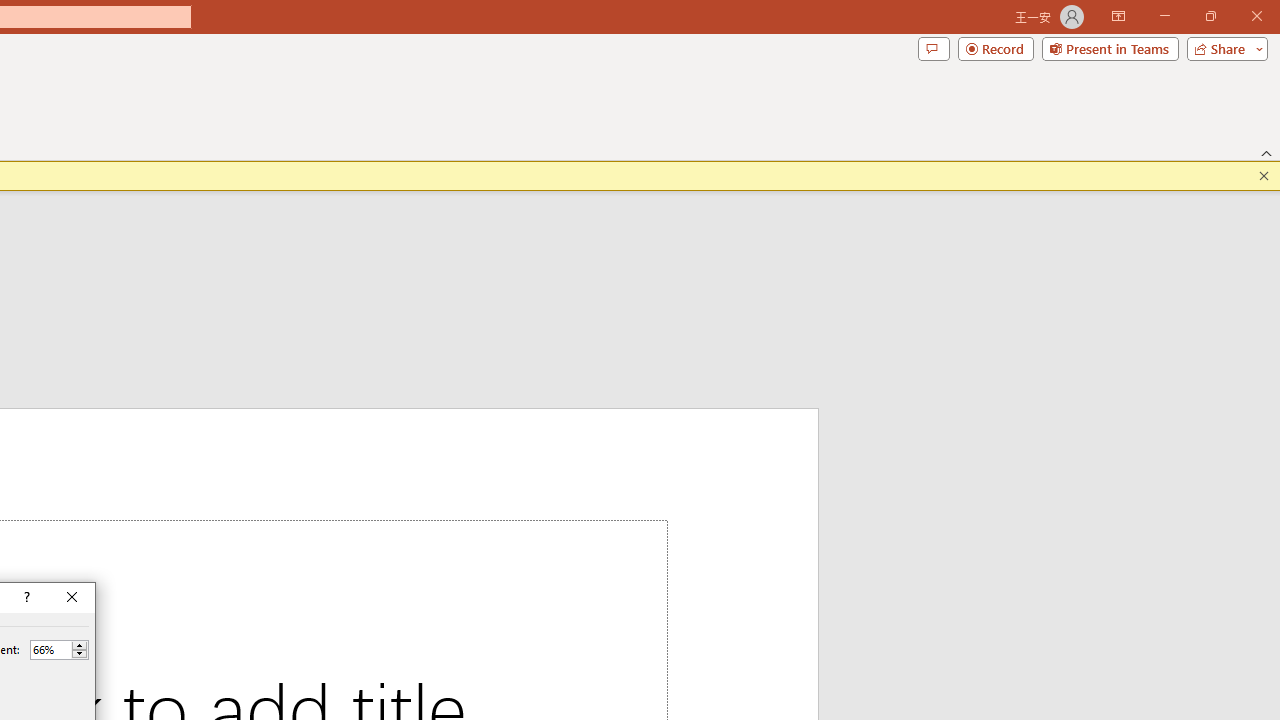 The image size is (1280, 720). Describe the element at coordinates (1263, 175) in the screenshot. I see `'Close this message'` at that location.